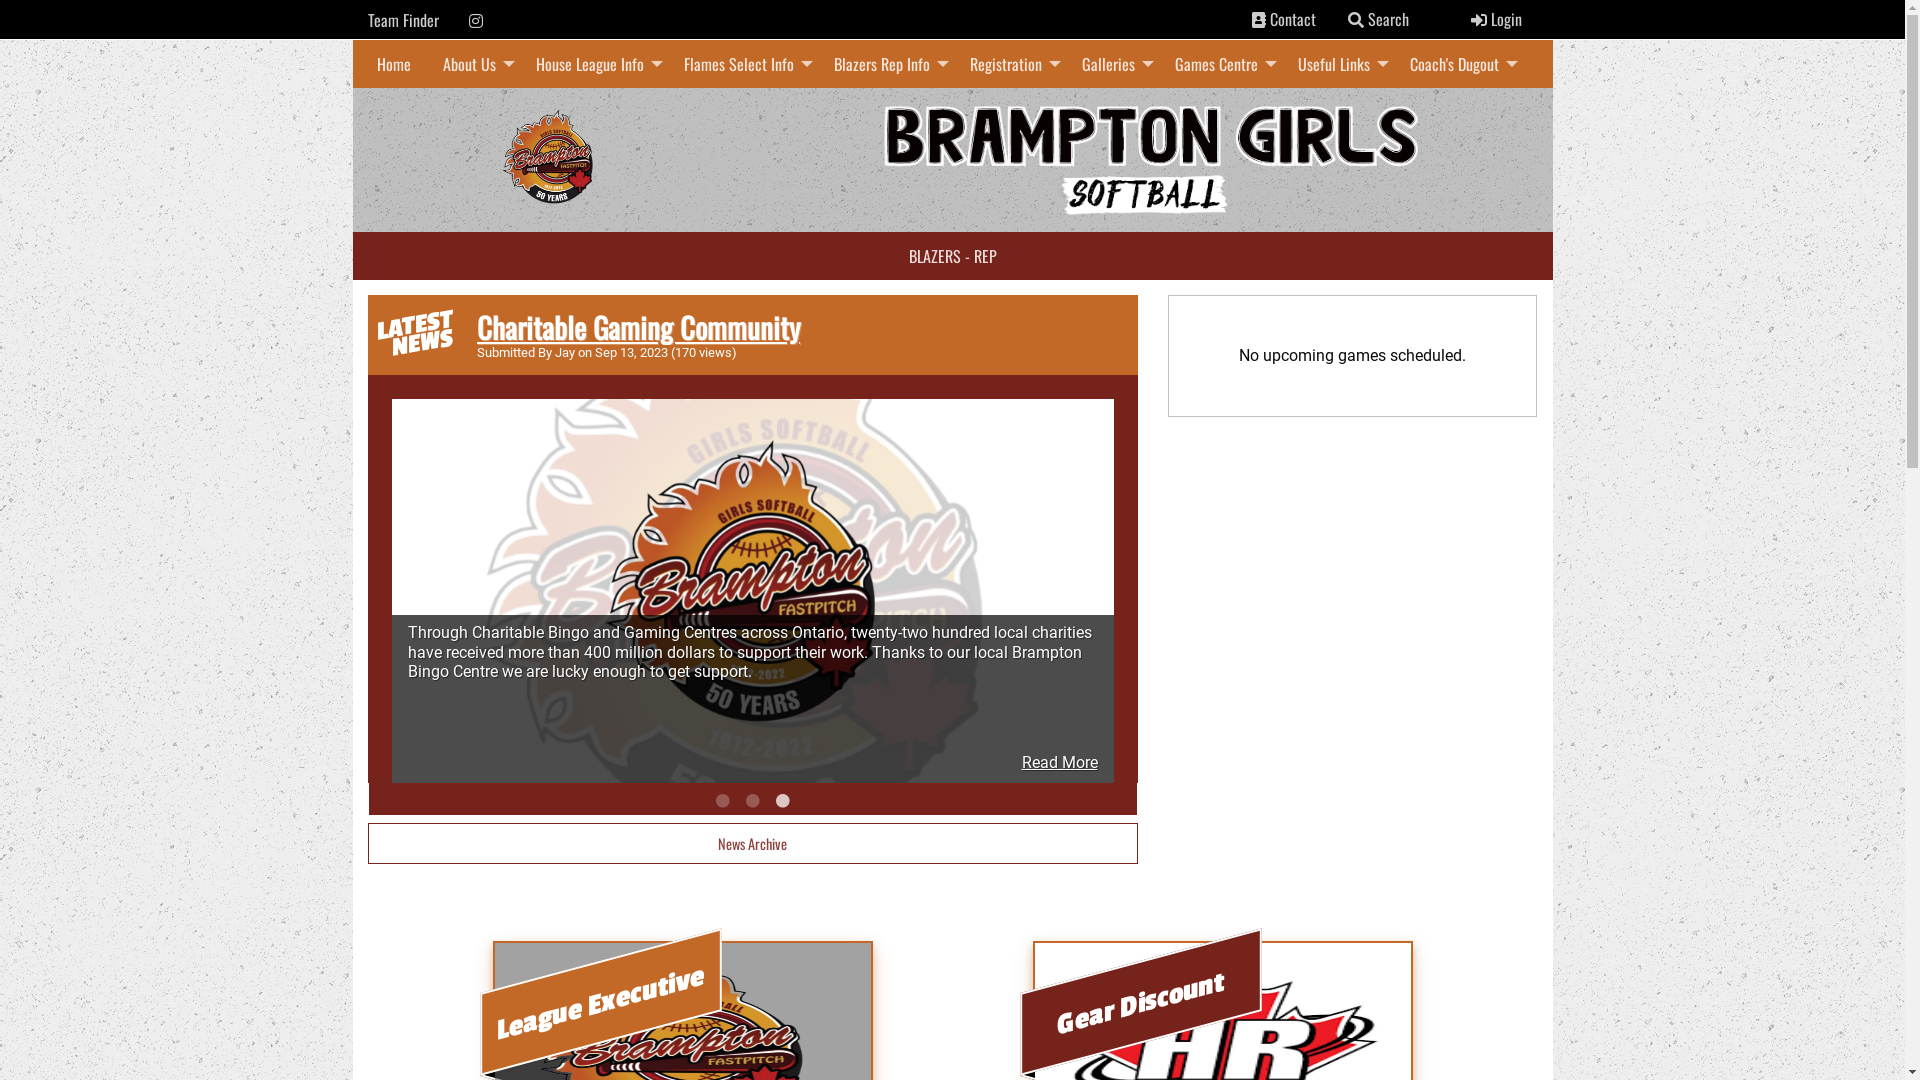 The width and height of the screenshot is (1920, 1080). What do you see at coordinates (425, 63) in the screenshot?
I see `'About Us'` at bounding box center [425, 63].